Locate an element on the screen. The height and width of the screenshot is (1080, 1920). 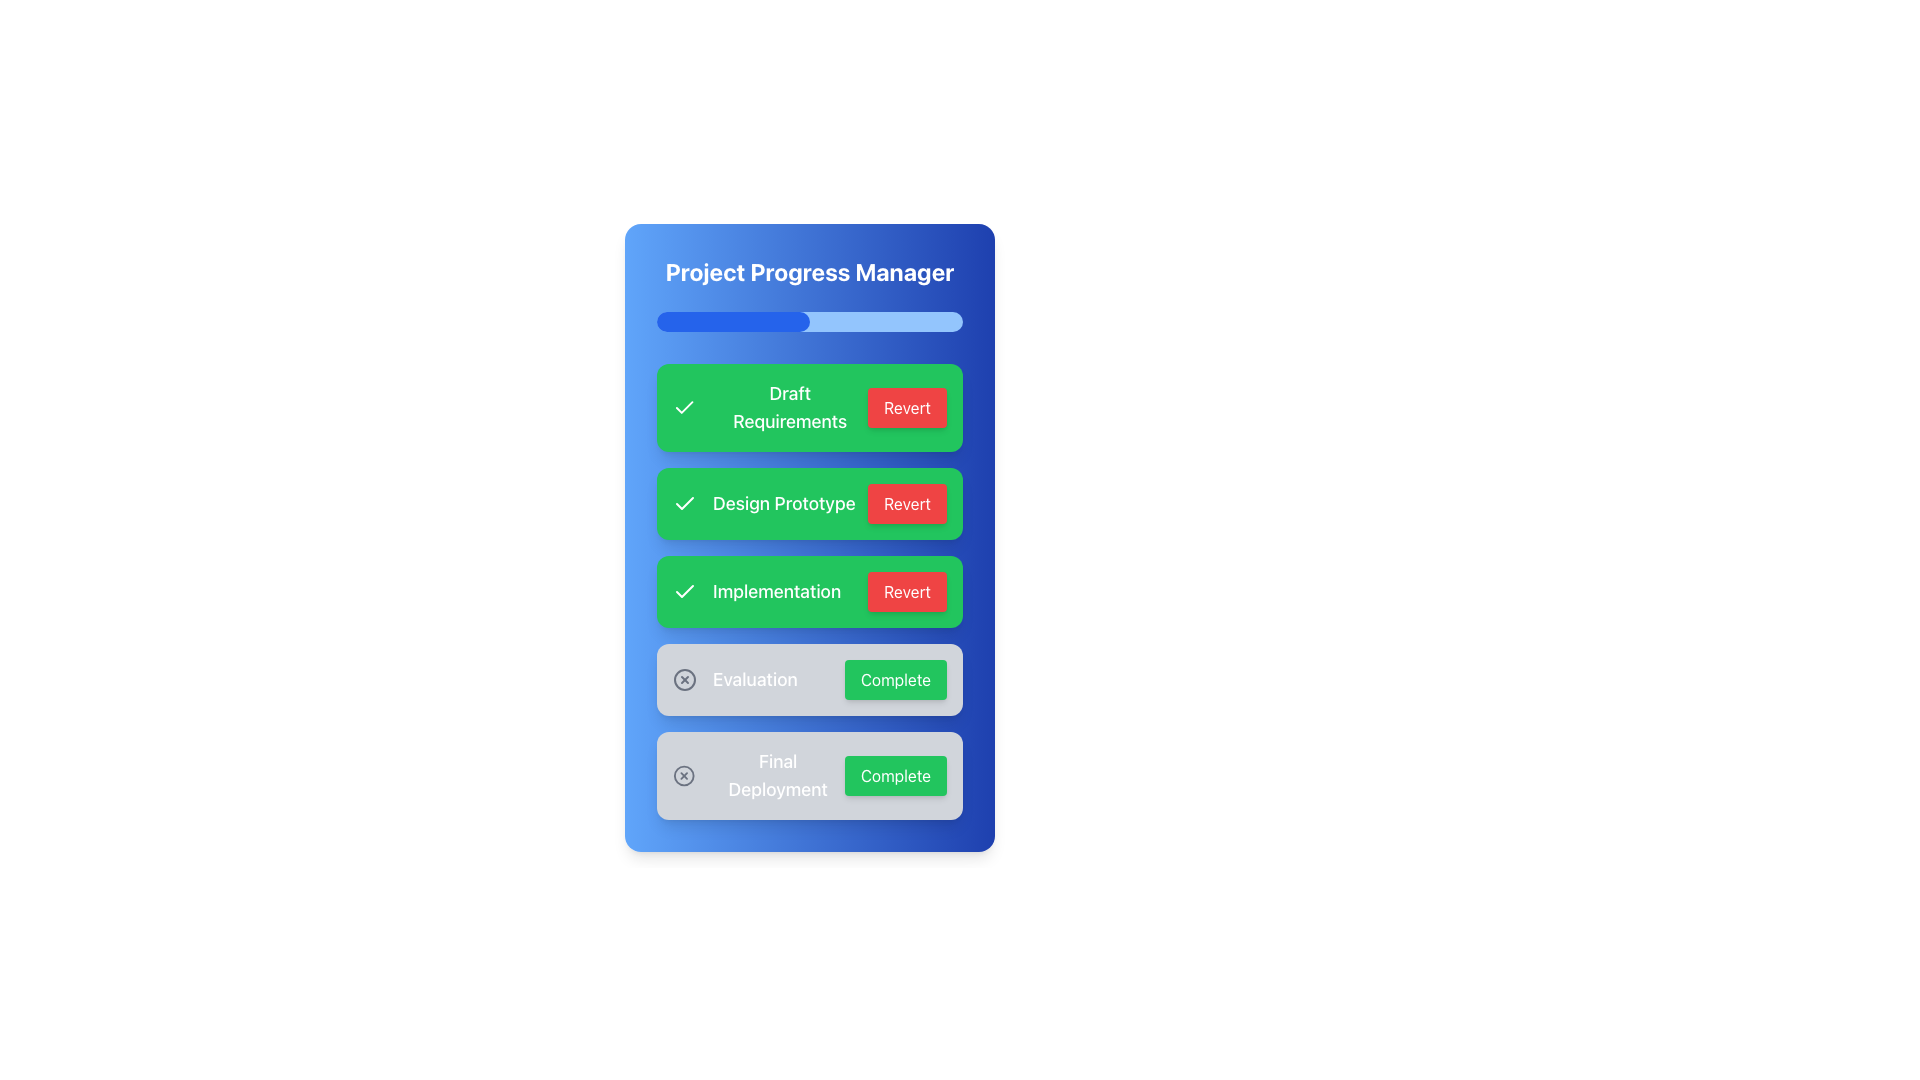
progress bar is located at coordinates (831, 320).